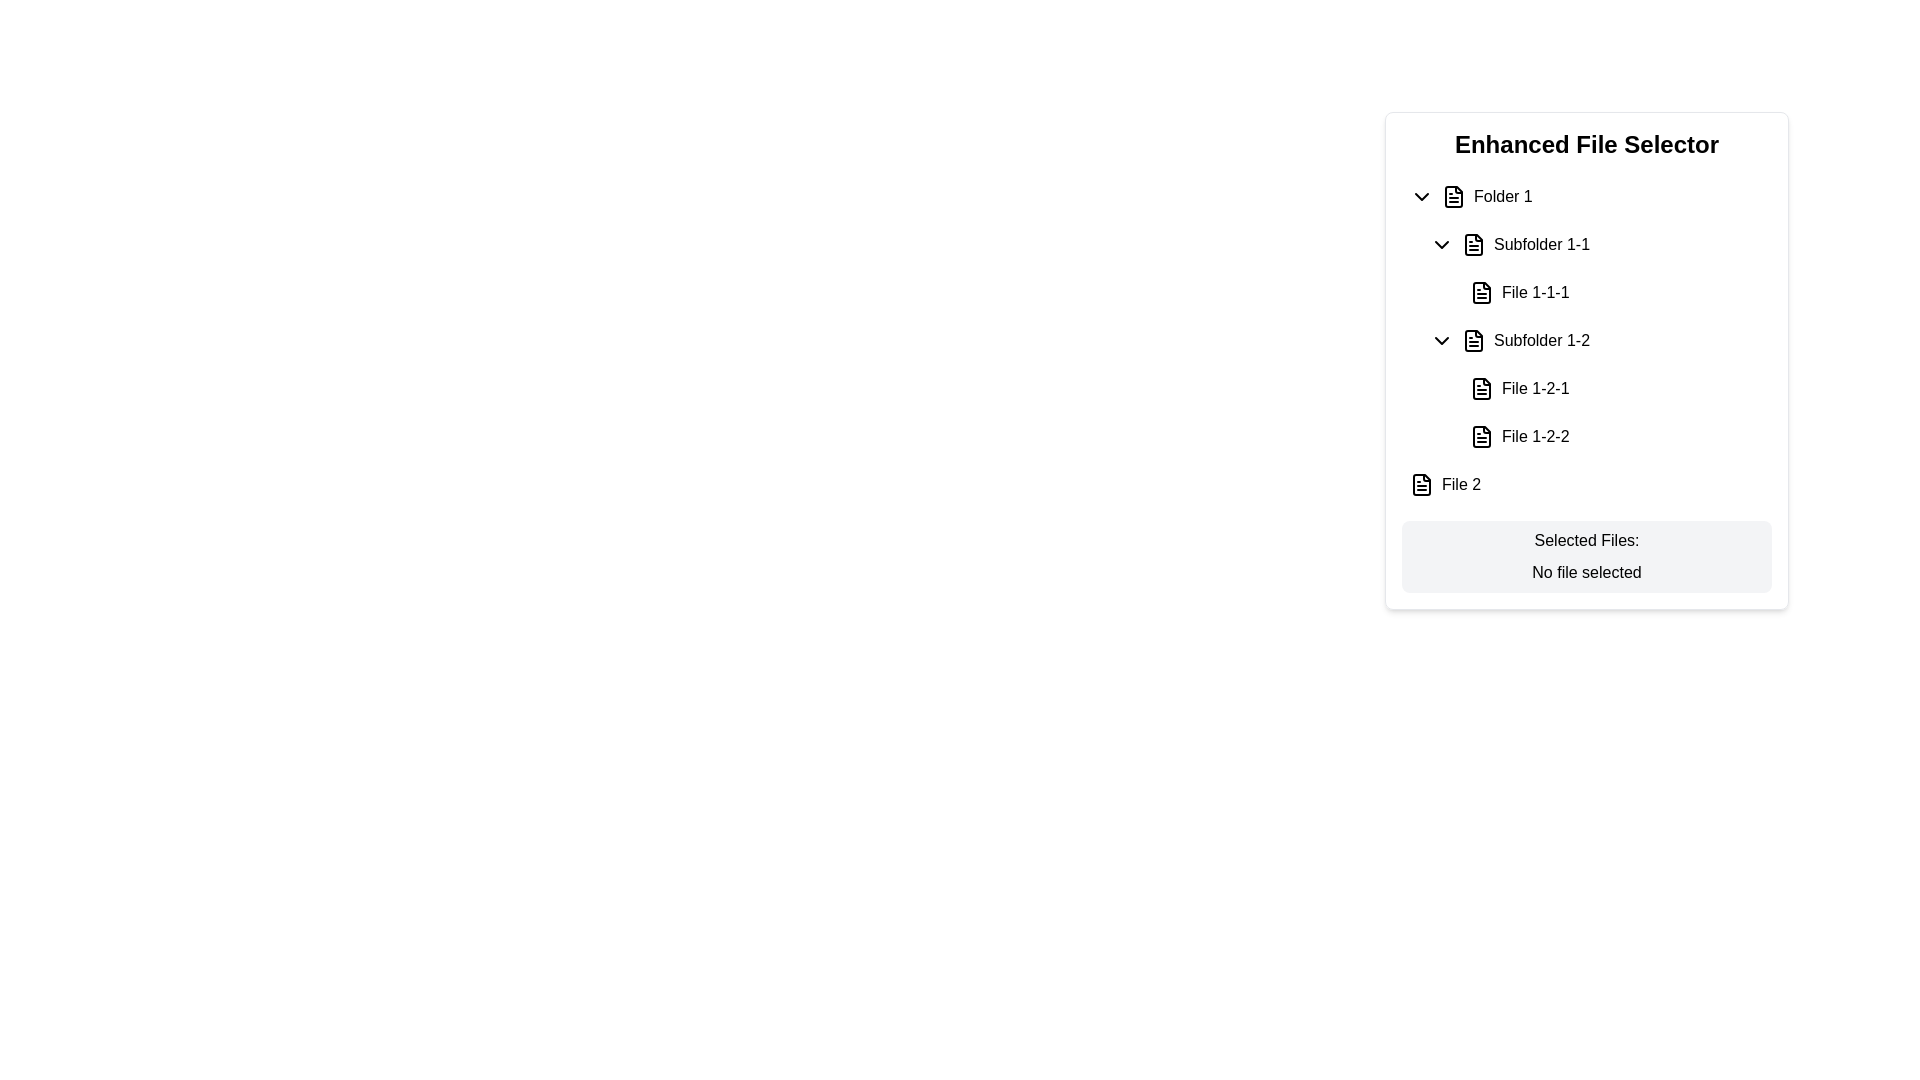 The height and width of the screenshot is (1080, 1920). I want to click on the List item representing the file element labeled 'File 2' to trigger hover effects, so click(1586, 485).